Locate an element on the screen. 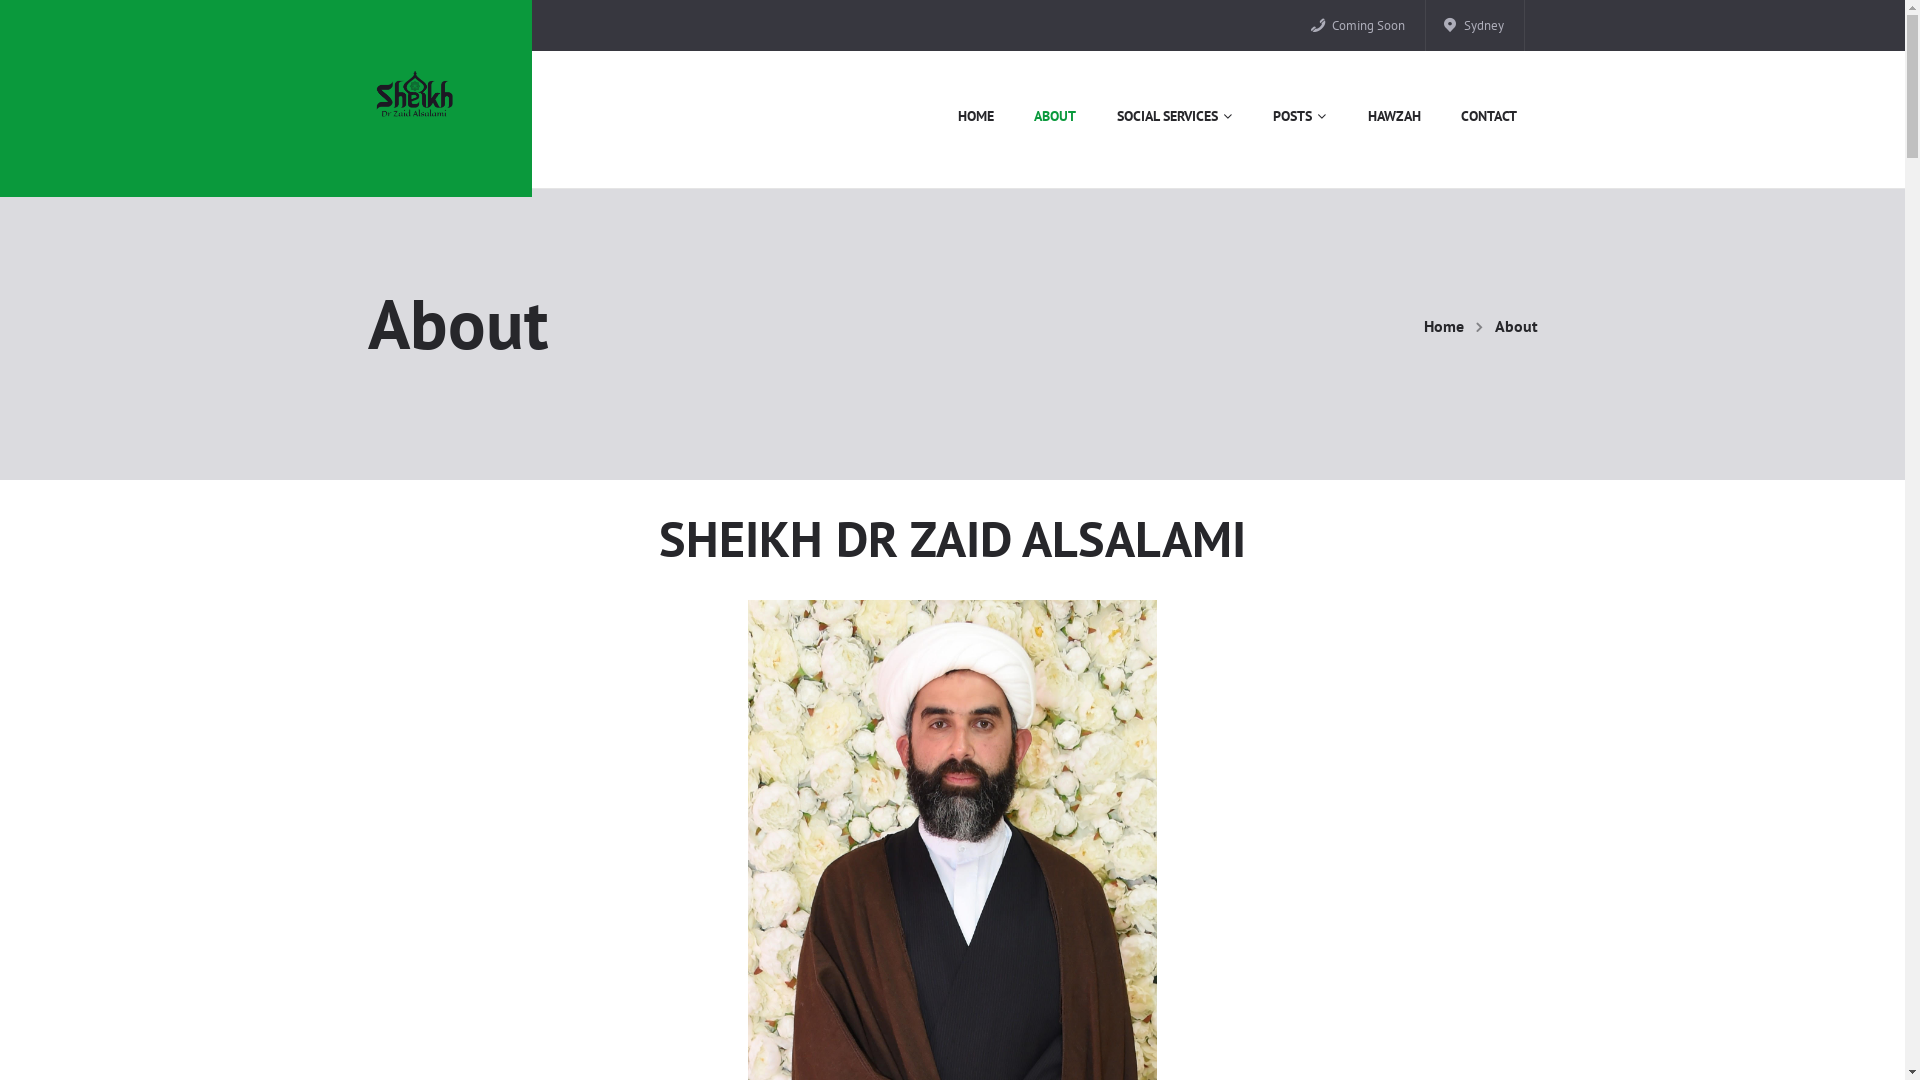 The image size is (1920, 1080). 'SOCIAL SERVICES' is located at coordinates (1096, 116).